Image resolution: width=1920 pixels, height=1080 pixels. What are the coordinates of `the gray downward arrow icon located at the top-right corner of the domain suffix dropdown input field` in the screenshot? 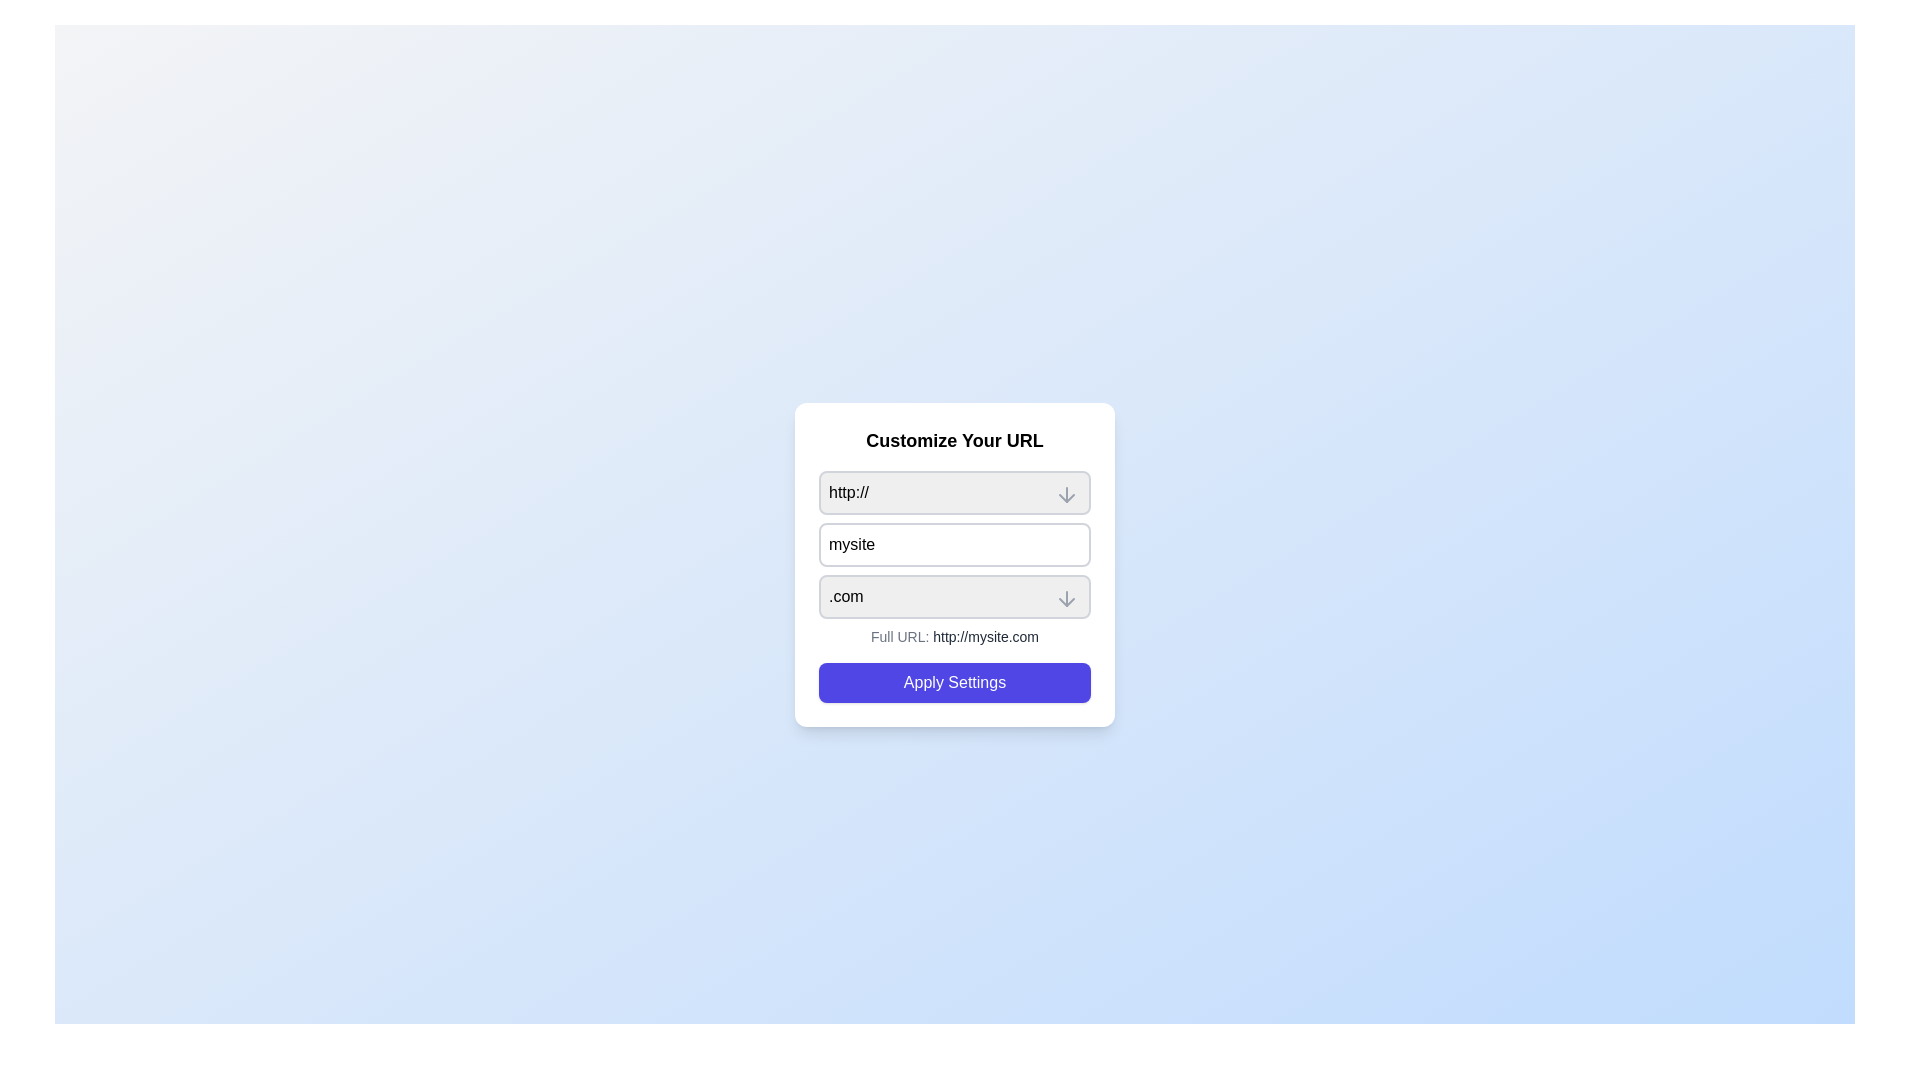 It's located at (1065, 597).